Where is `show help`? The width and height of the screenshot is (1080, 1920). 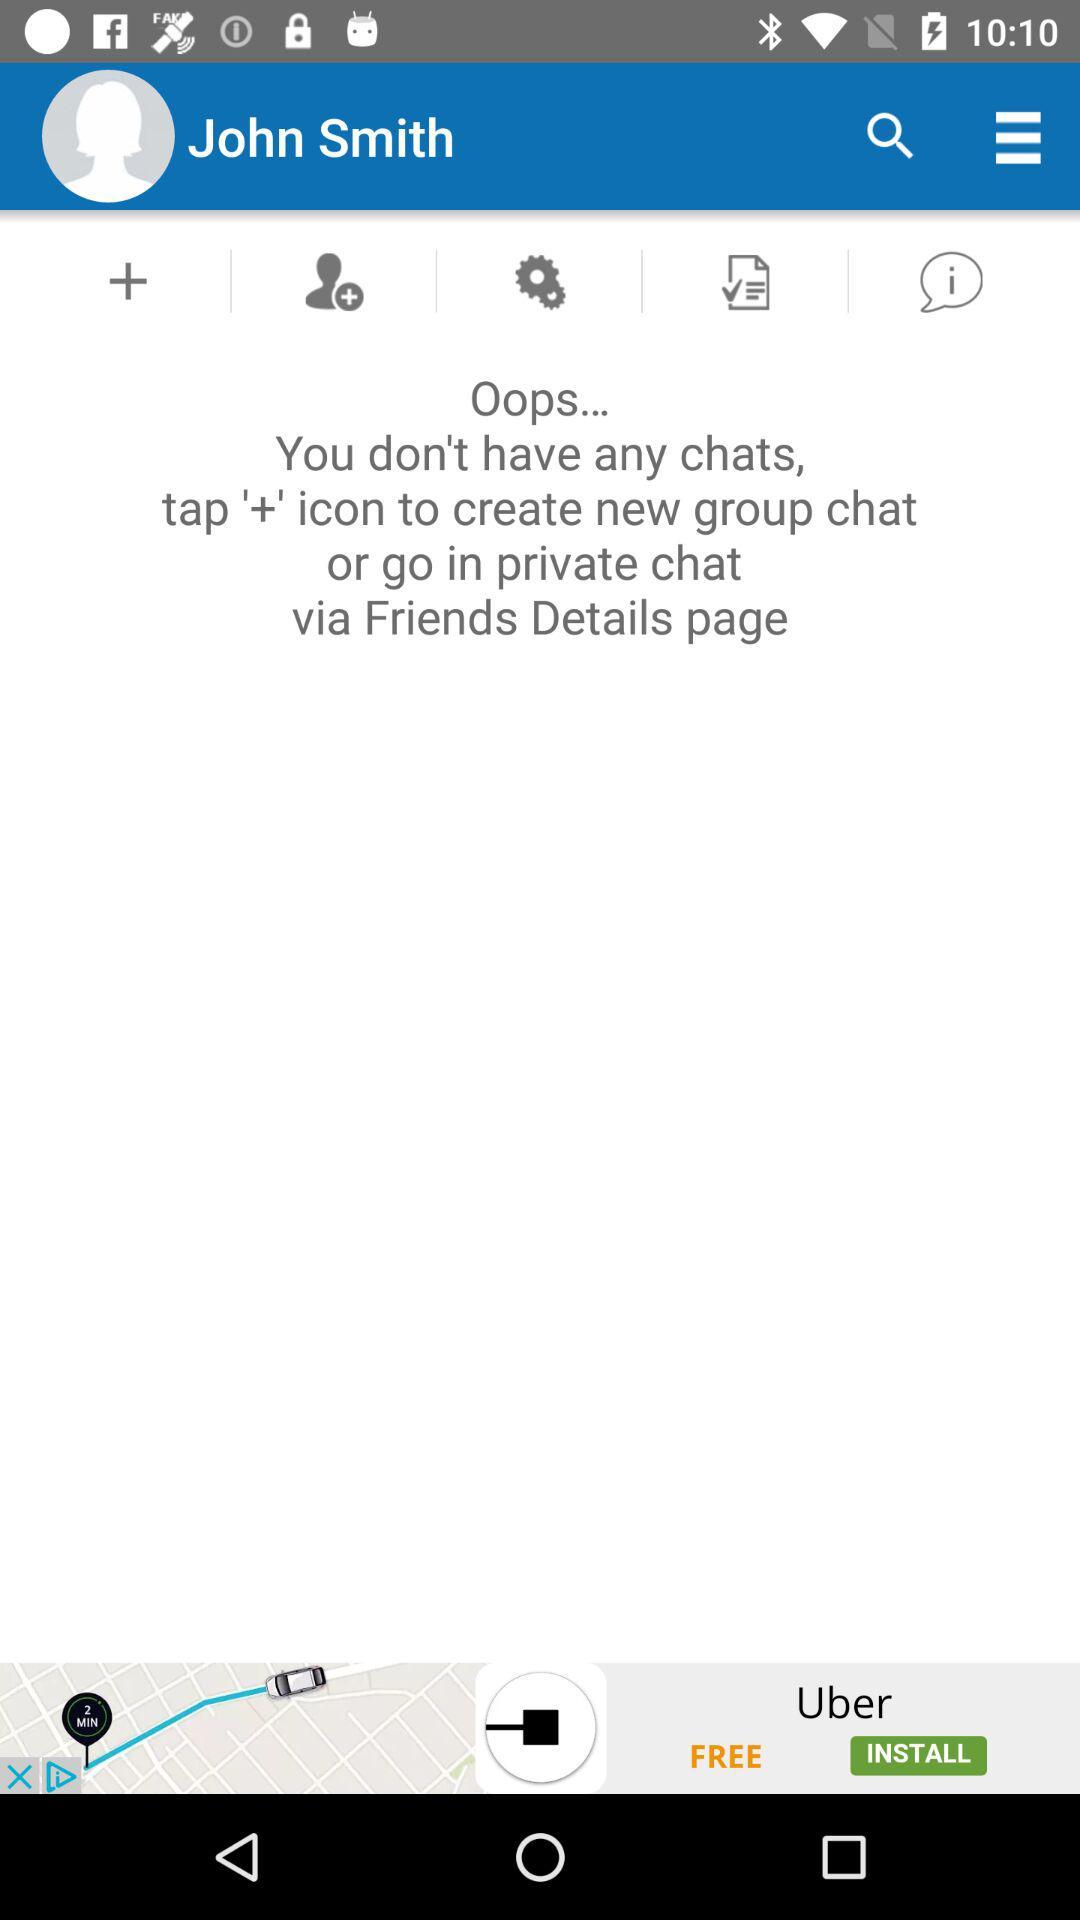 show help is located at coordinates (950, 280).